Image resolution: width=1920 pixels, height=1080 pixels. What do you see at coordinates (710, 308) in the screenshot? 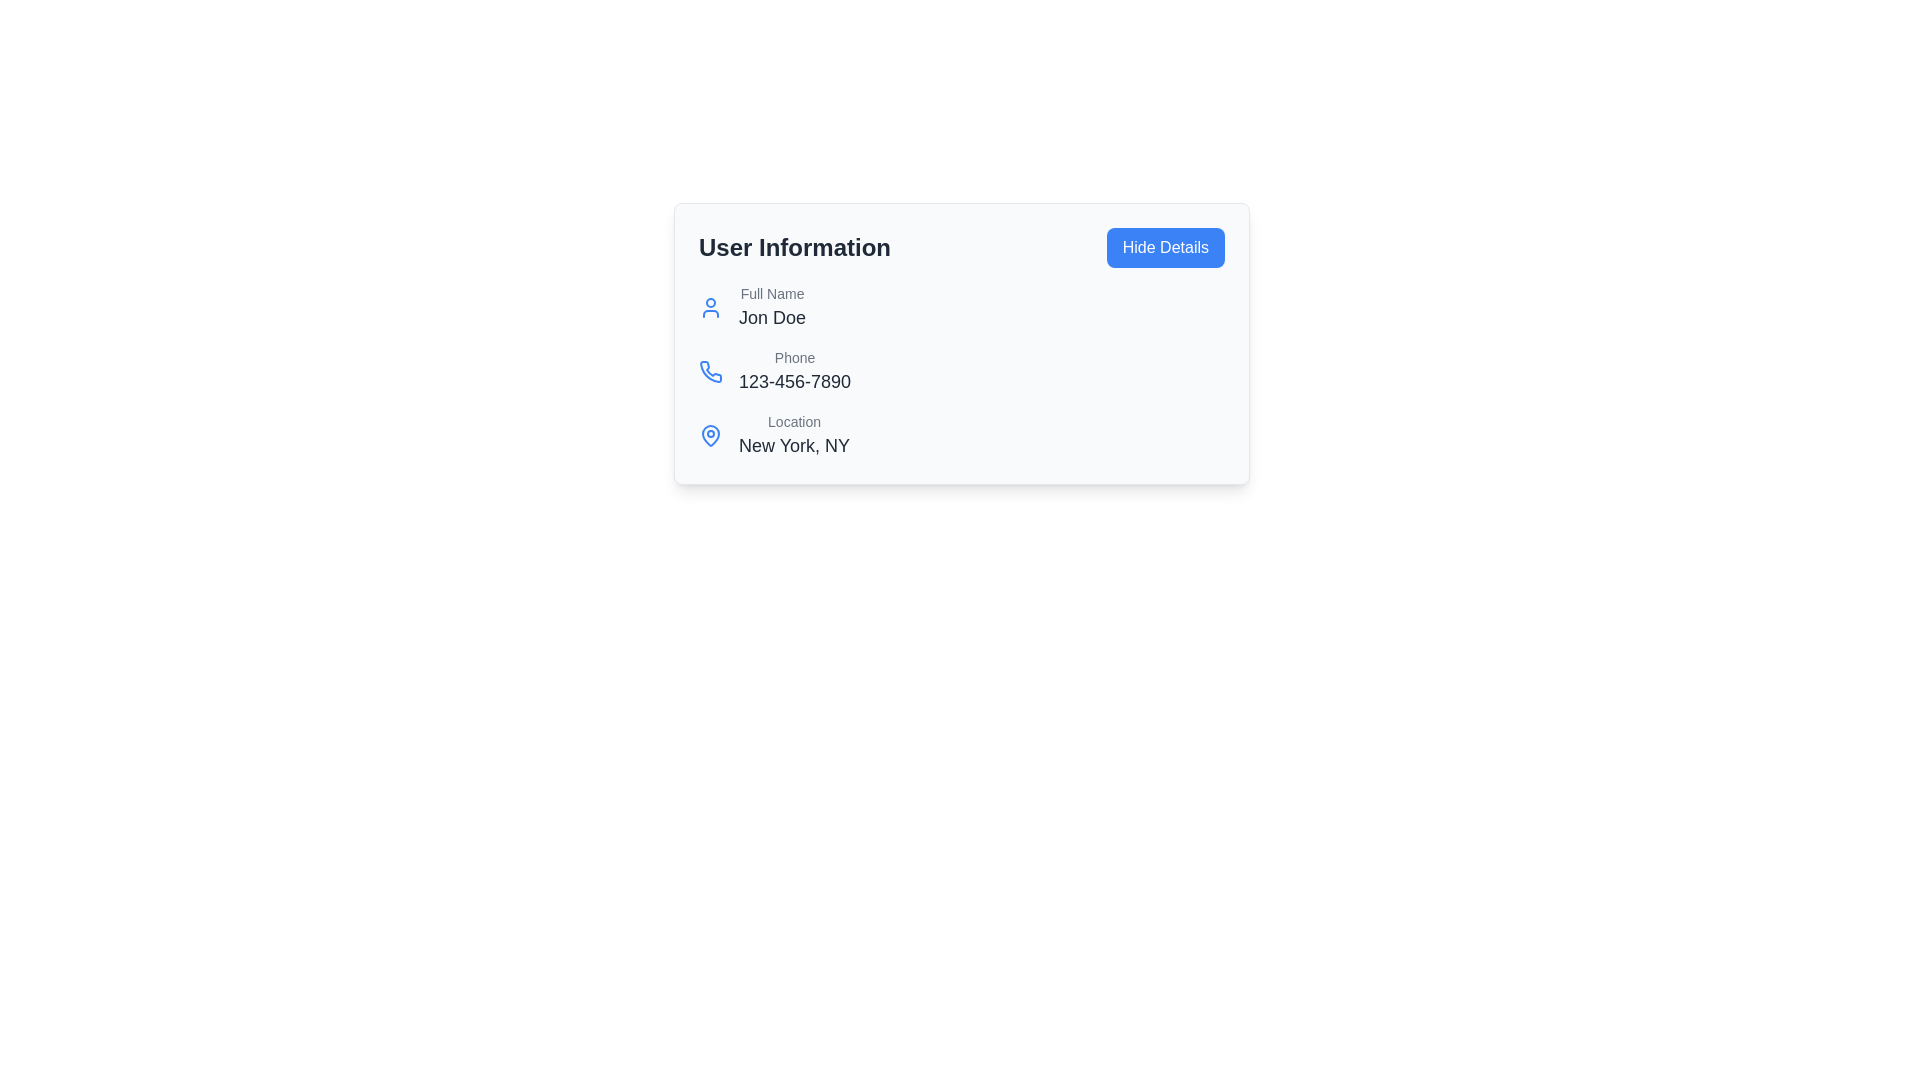
I see `the user profile icon styled in blue with outlined details, located in the 'User Information' panel, adjacent to 'Full Name' and above the phone and location details` at bounding box center [710, 308].